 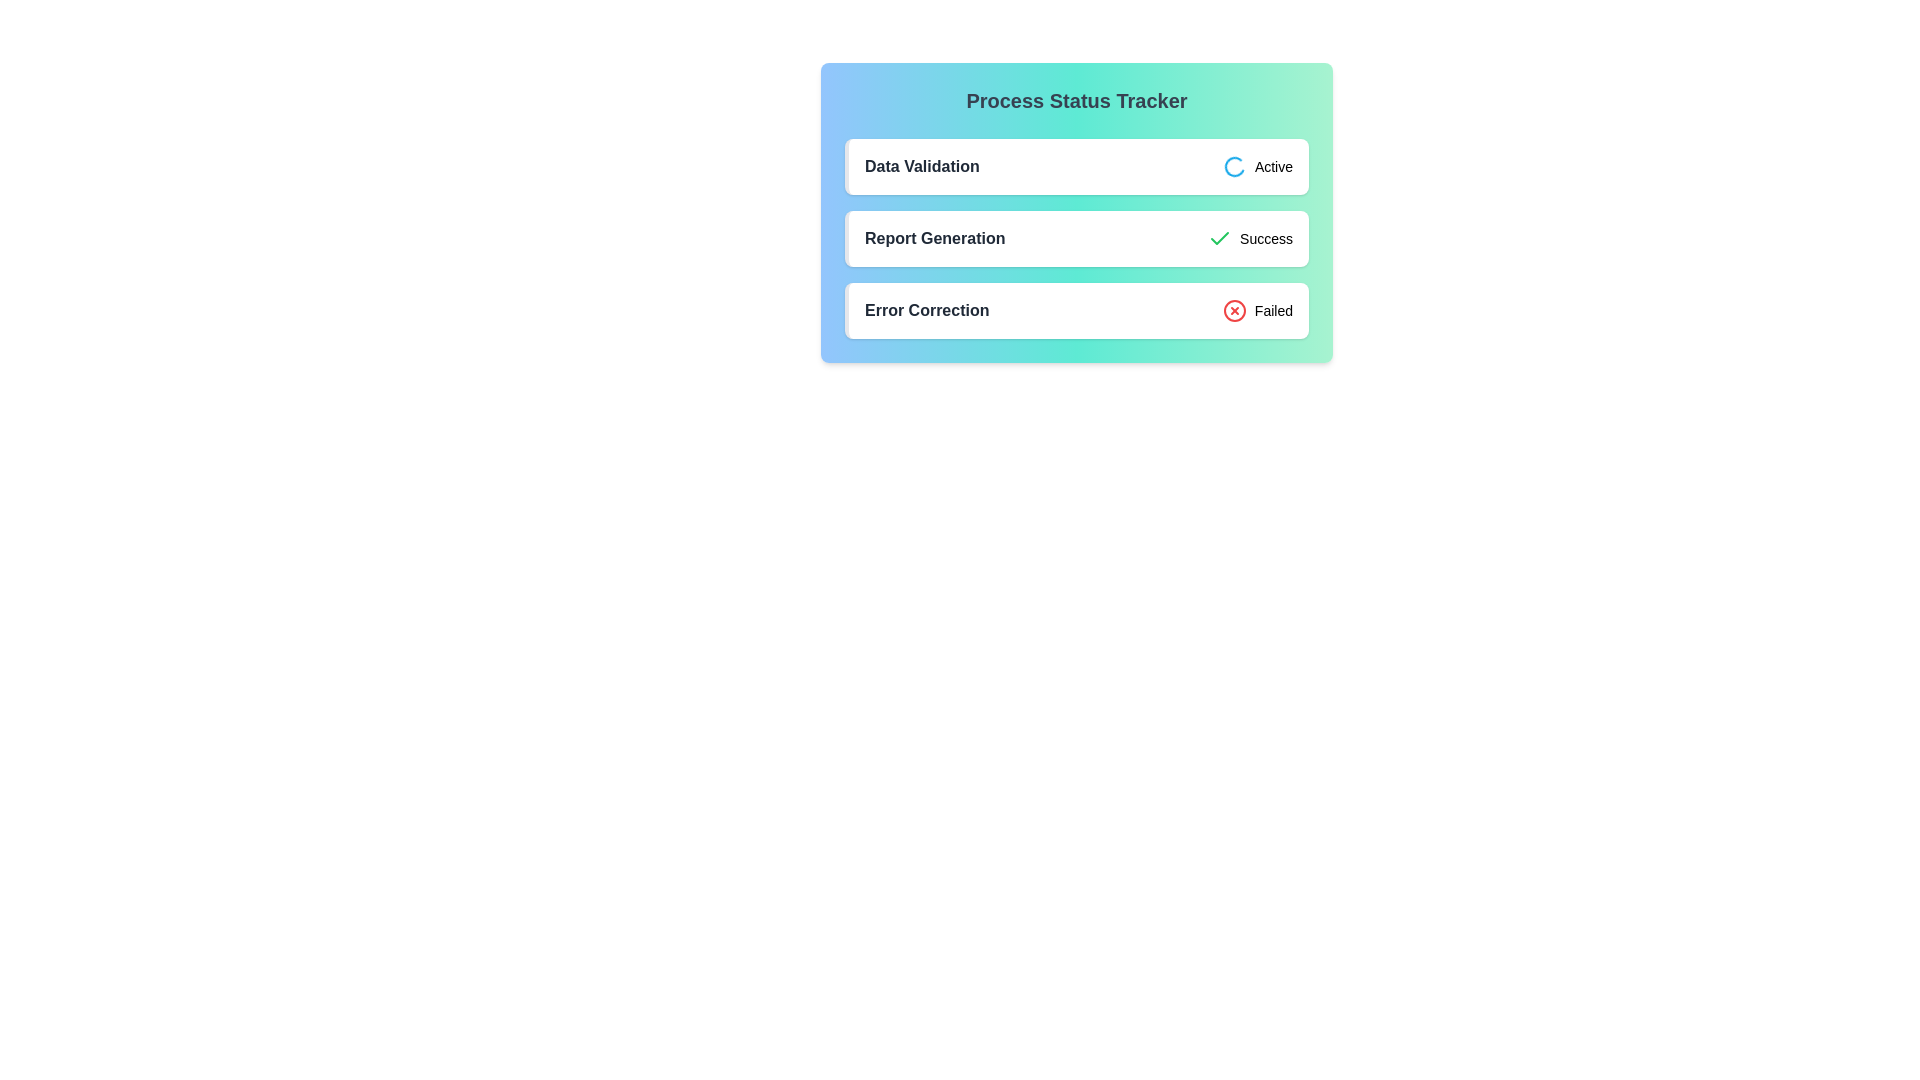 I want to click on the status indicator Label with an accompanying icon in the 'Process Status Tracker' section, located in the middle of the interface, adjacent to 'Report Generation' and aligned with other status indicators, so click(x=1249, y=238).